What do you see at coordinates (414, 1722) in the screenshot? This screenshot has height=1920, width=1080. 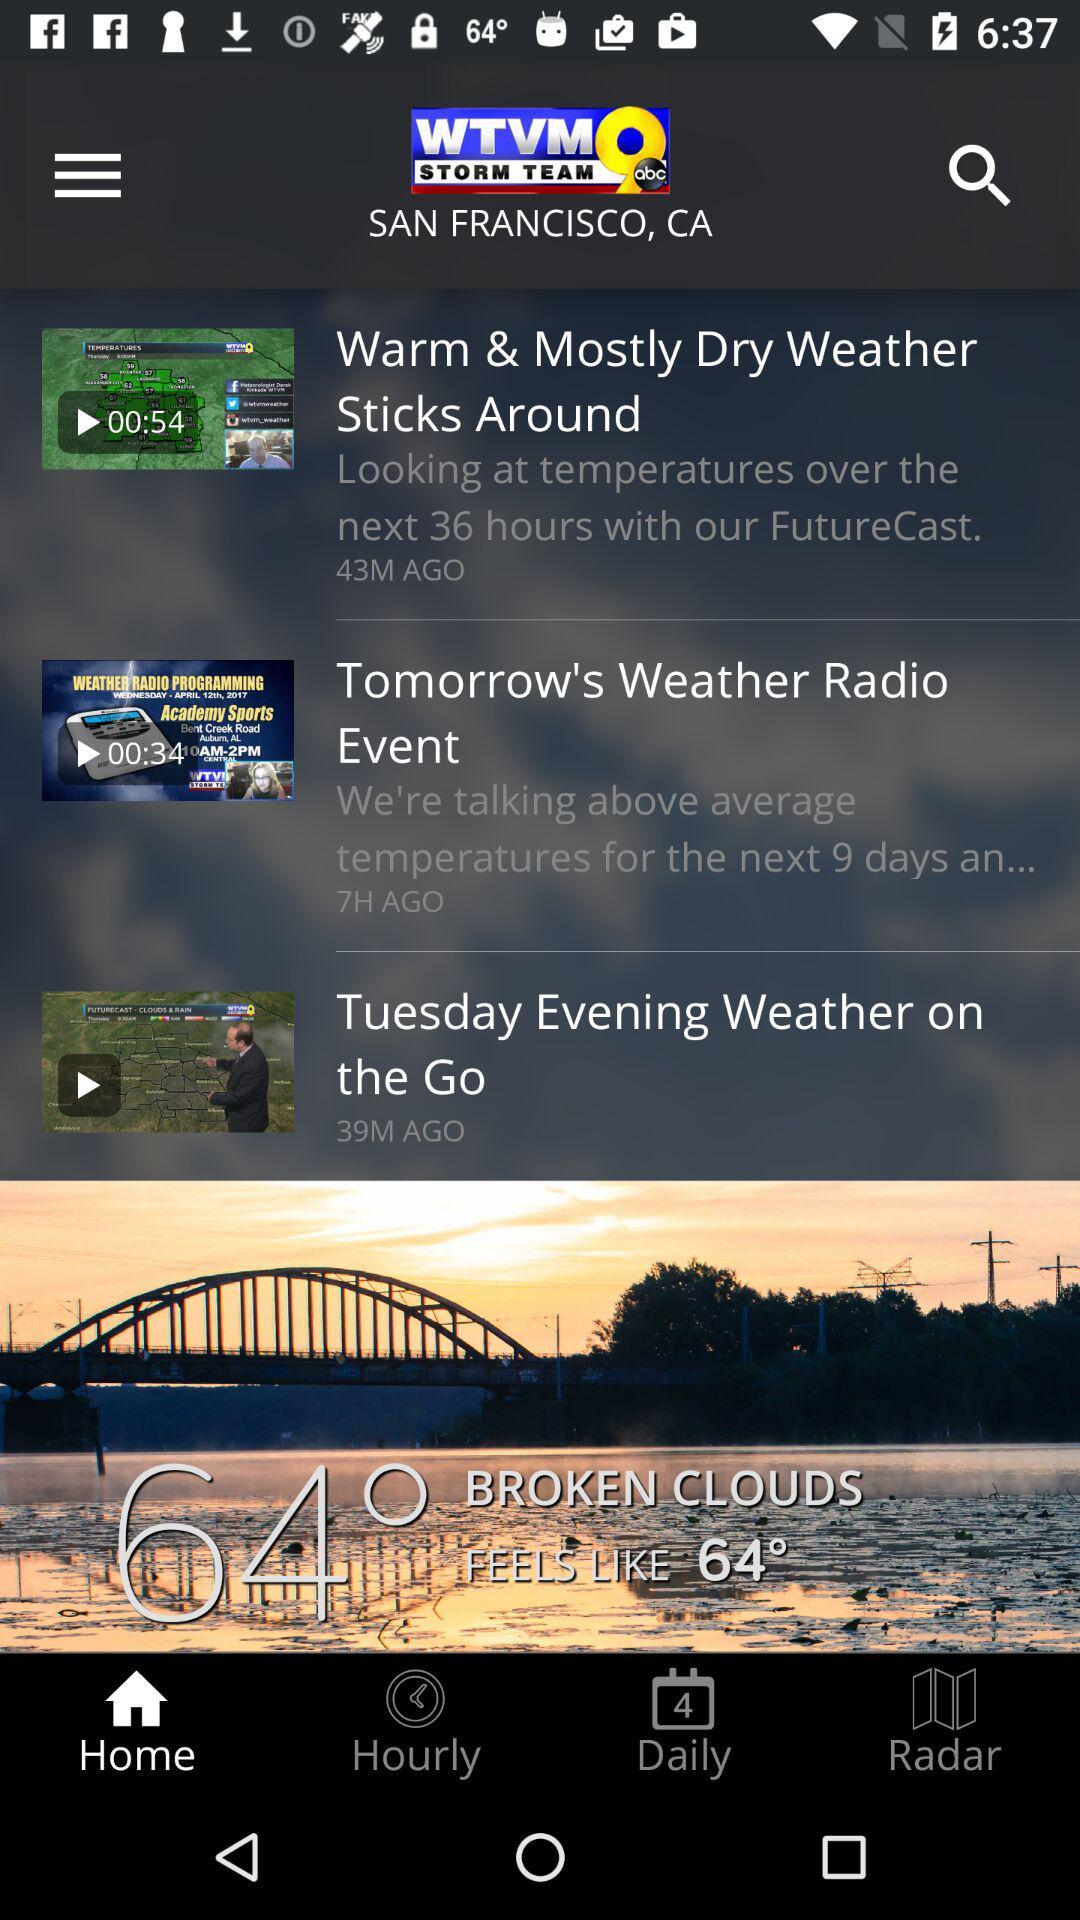 I see `the radio button to the right of the home radio button` at bounding box center [414, 1722].